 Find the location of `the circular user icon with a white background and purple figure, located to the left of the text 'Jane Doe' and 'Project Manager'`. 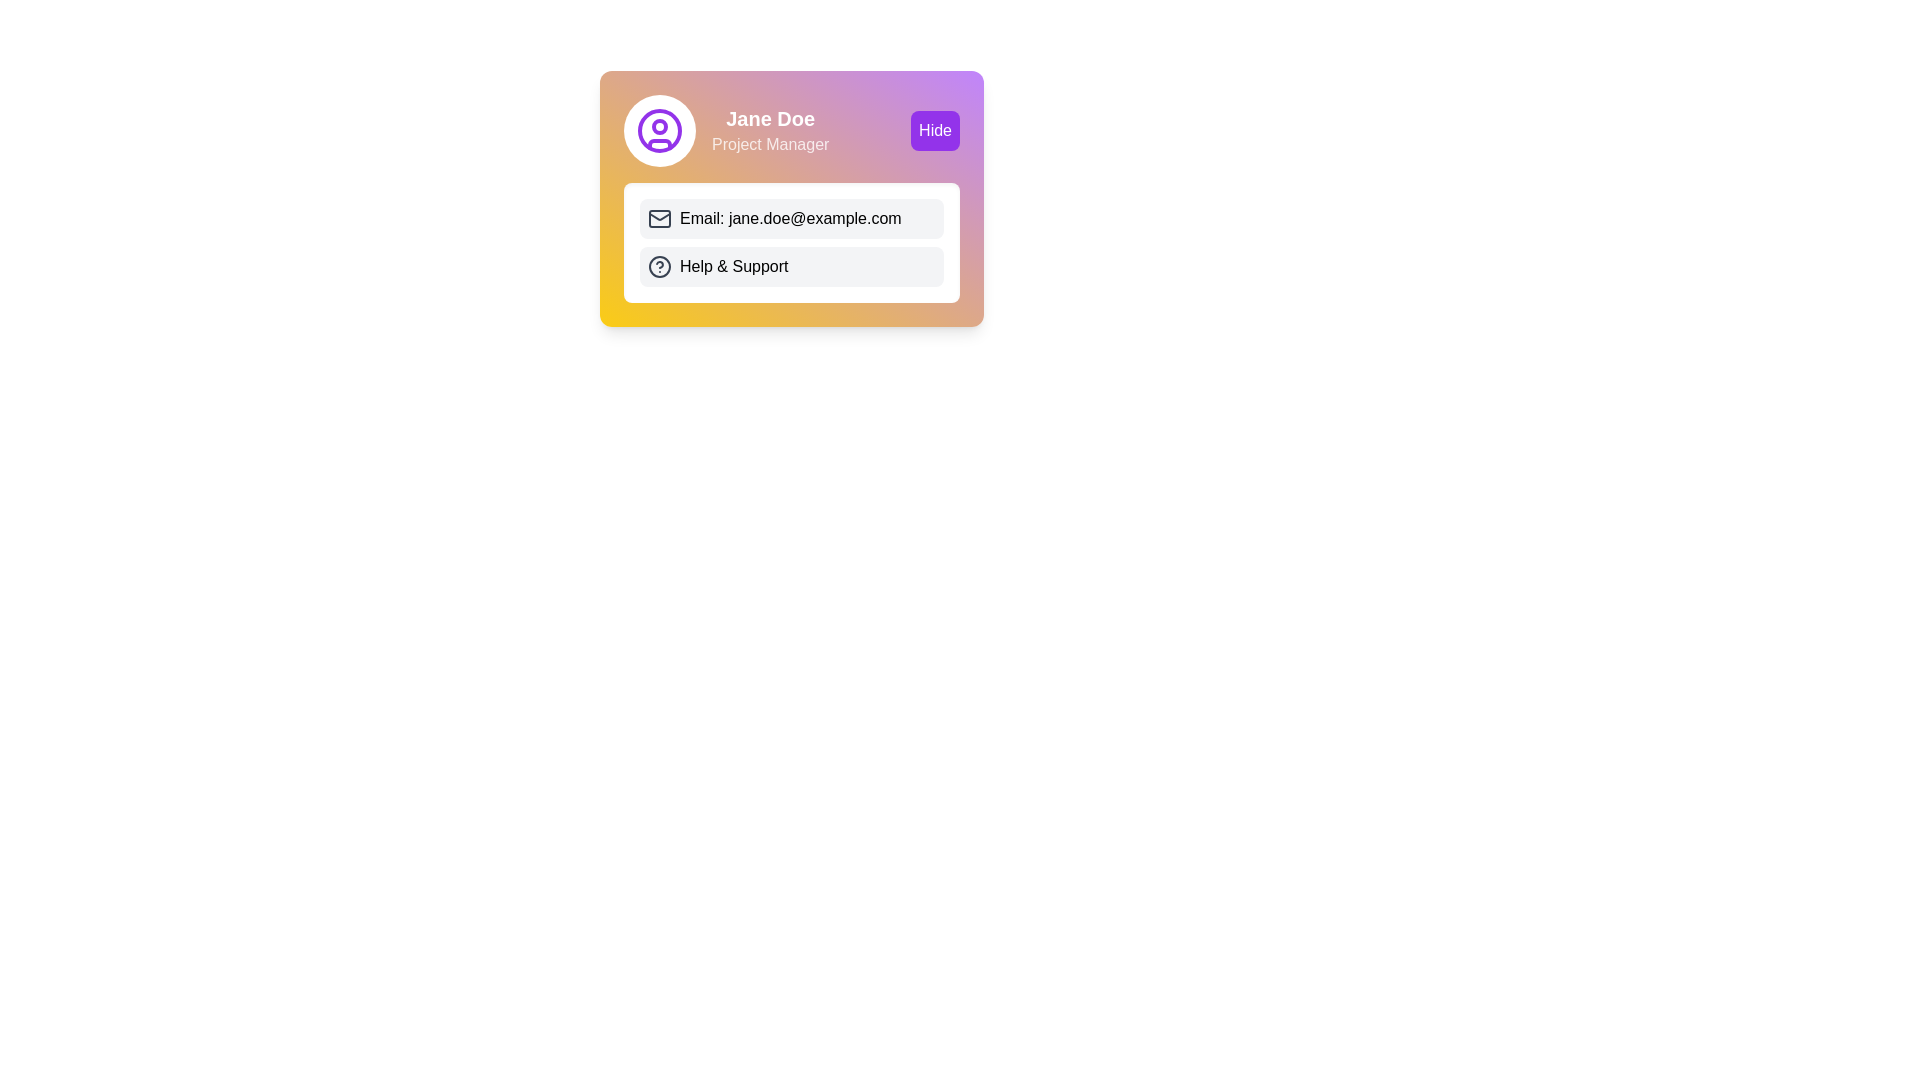

the circular user icon with a white background and purple figure, located to the left of the text 'Jane Doe' and 'Project Manager' is located at coordinates (660, 131).